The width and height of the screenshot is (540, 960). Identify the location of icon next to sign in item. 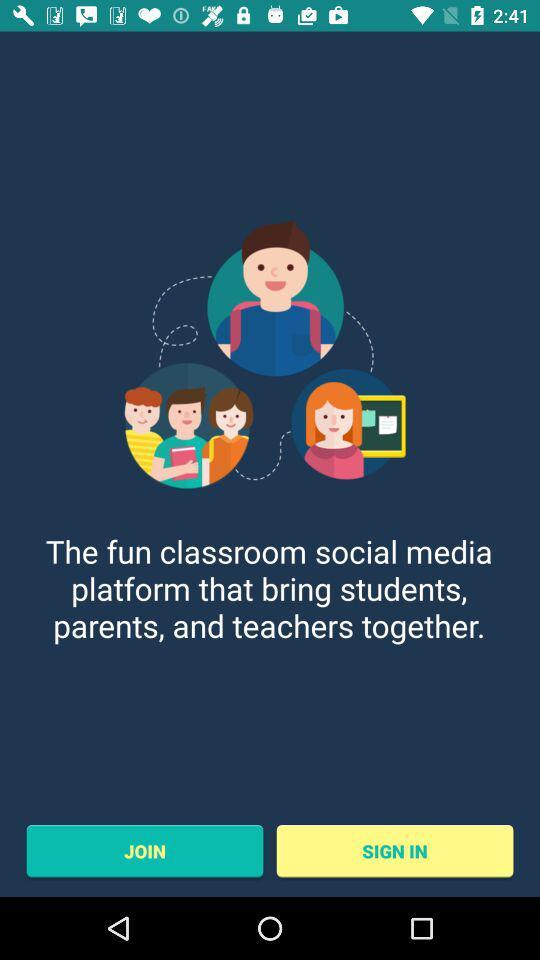
(143, 850).